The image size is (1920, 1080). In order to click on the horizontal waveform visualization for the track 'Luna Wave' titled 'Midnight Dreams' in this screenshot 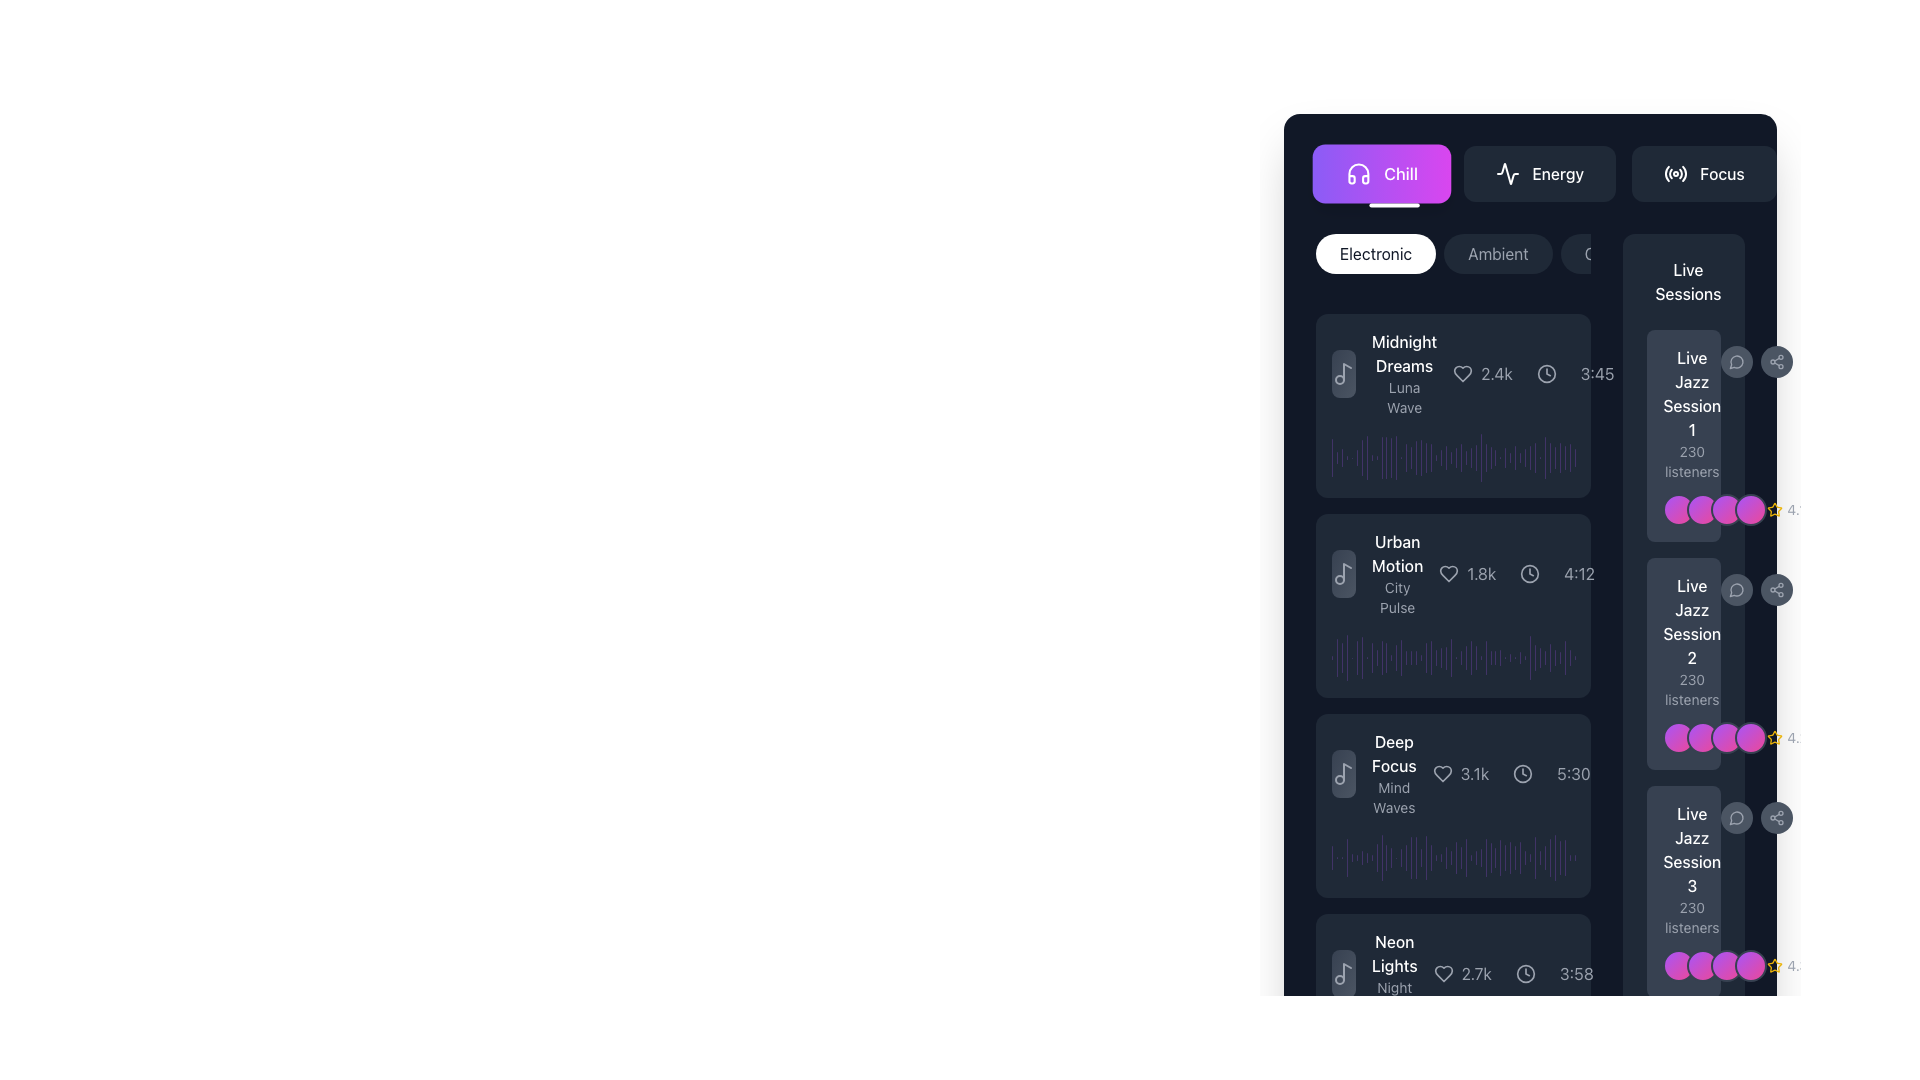, I will do `click(1453, 458)`.